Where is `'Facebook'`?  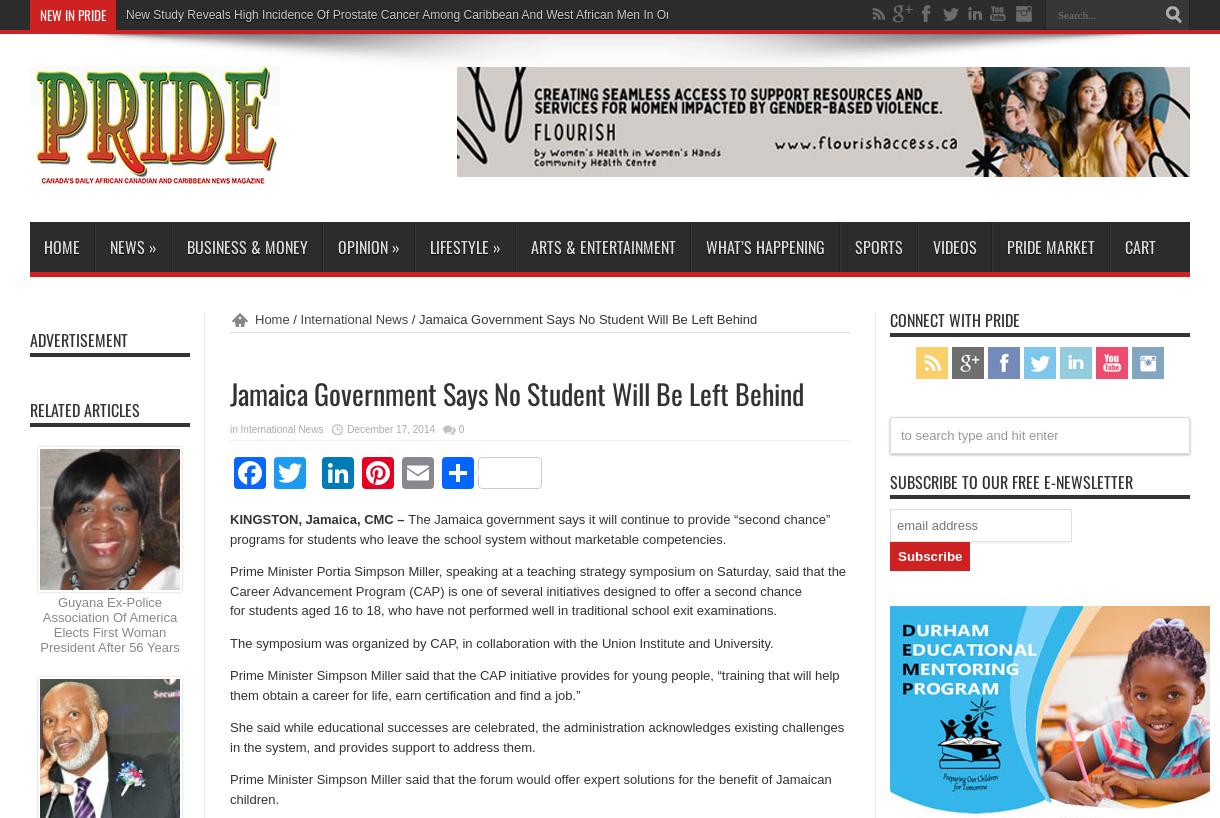 'Facebook' is located at coordinates (335, 471).